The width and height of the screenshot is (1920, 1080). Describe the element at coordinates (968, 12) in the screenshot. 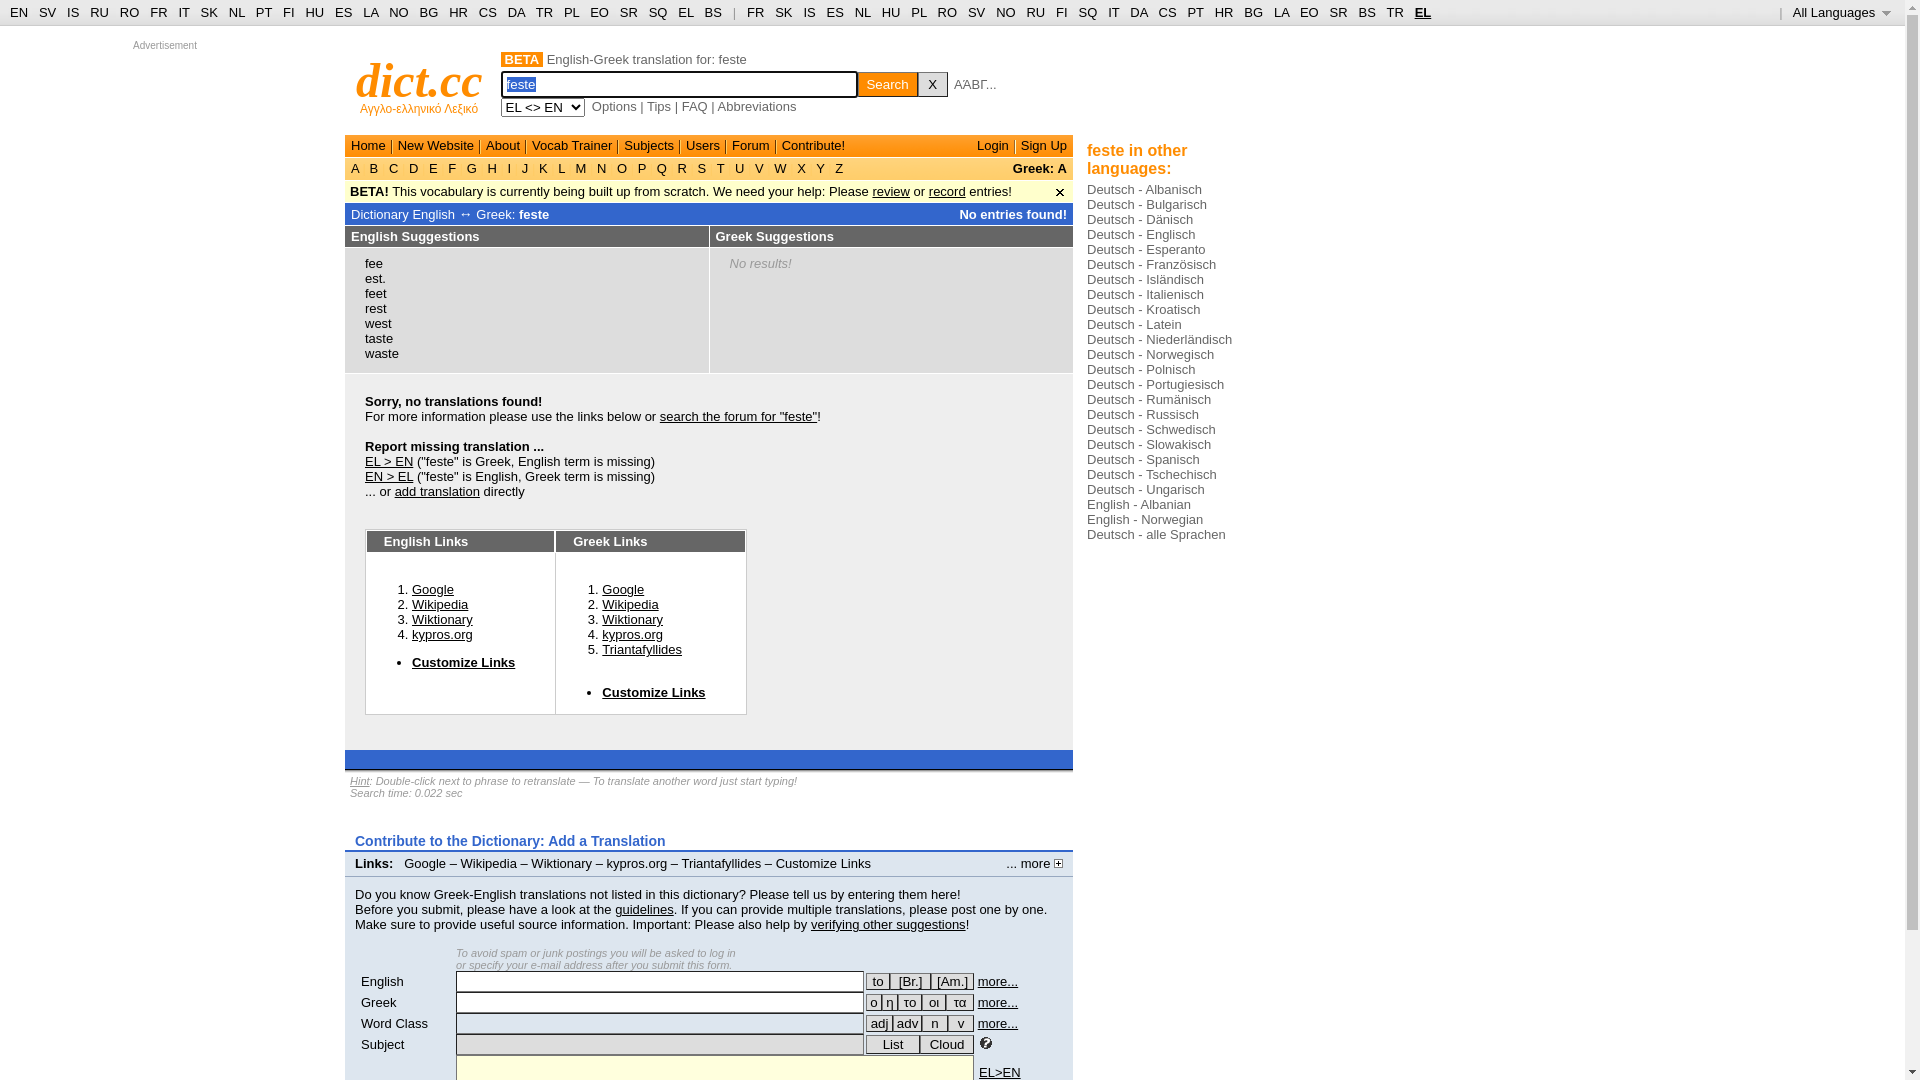

I see `'SV'` at that location.